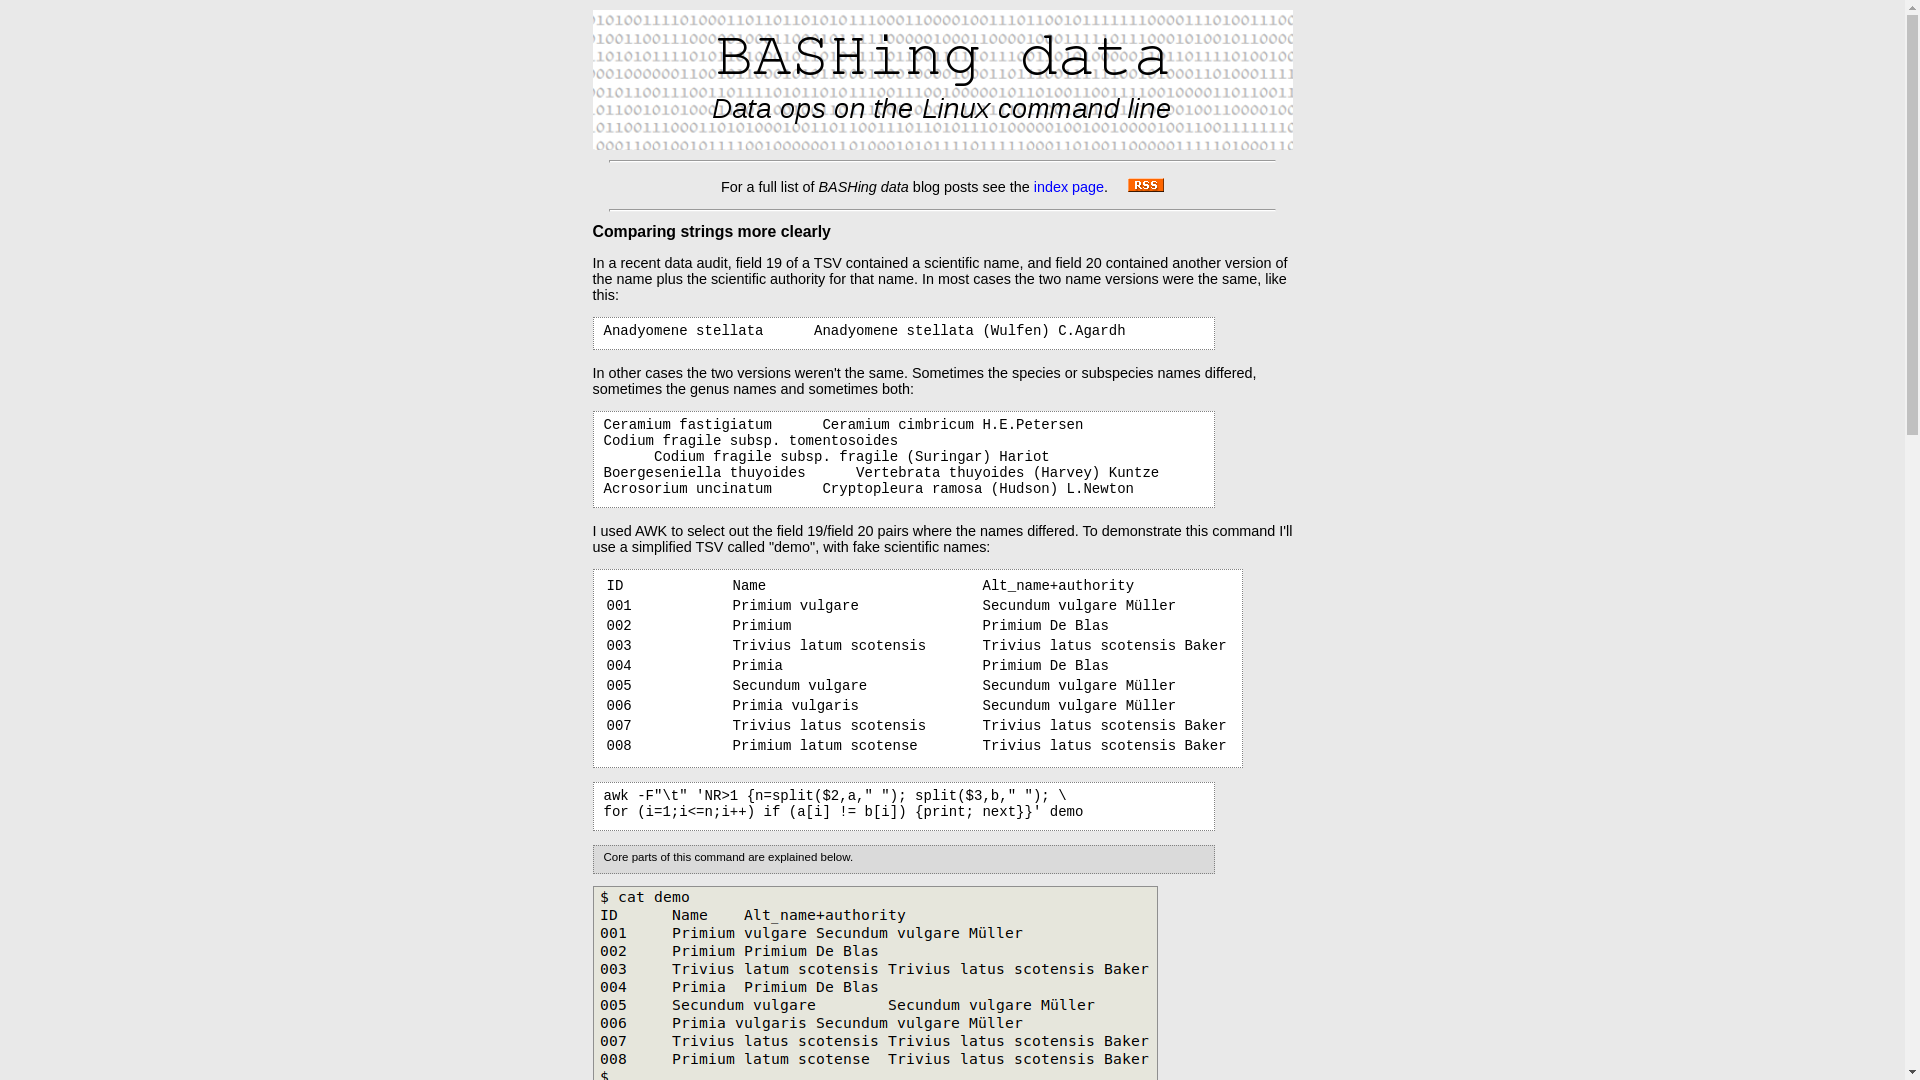 The height and width of the screenshot is (1080, 1920). I want to click on 'index page', so click(1068, 186).